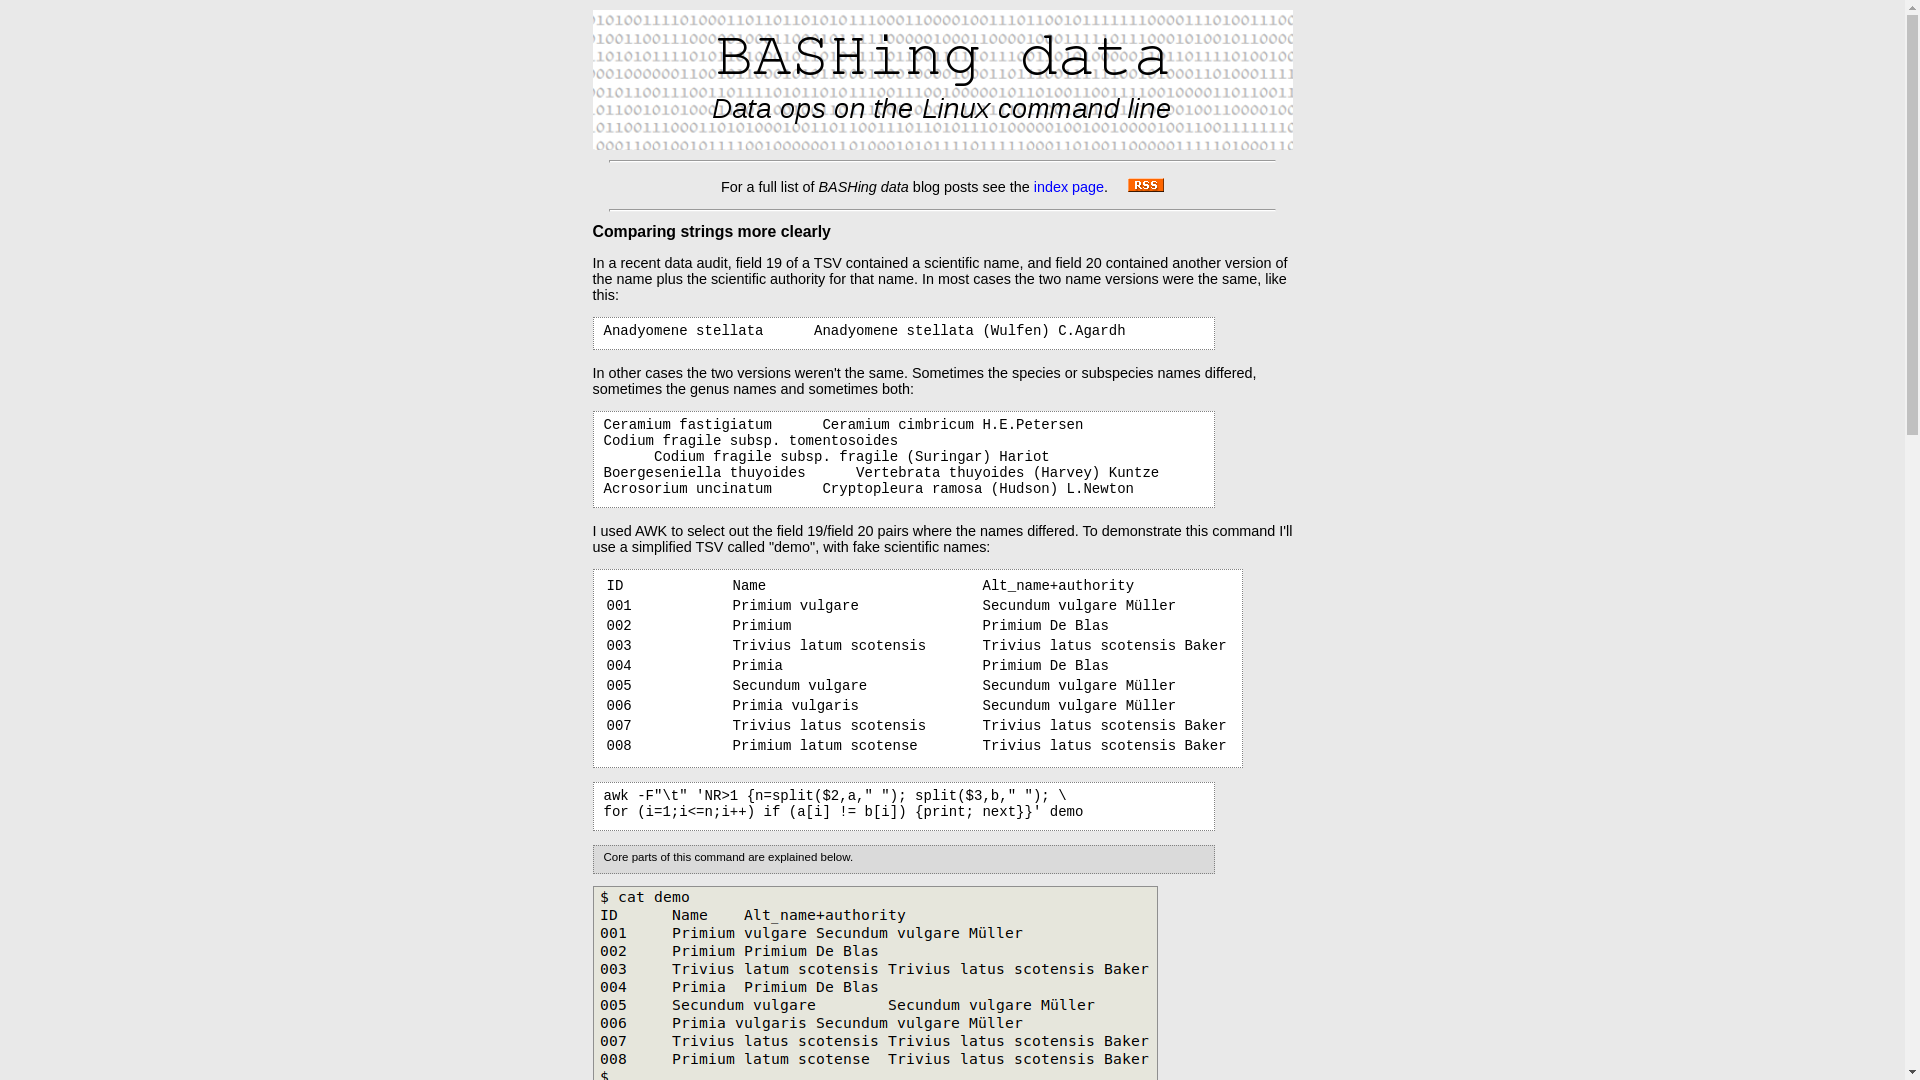 The height and width of the screenshot is (1080, 1920). I want to click on 'index page', so click(1068, 186).